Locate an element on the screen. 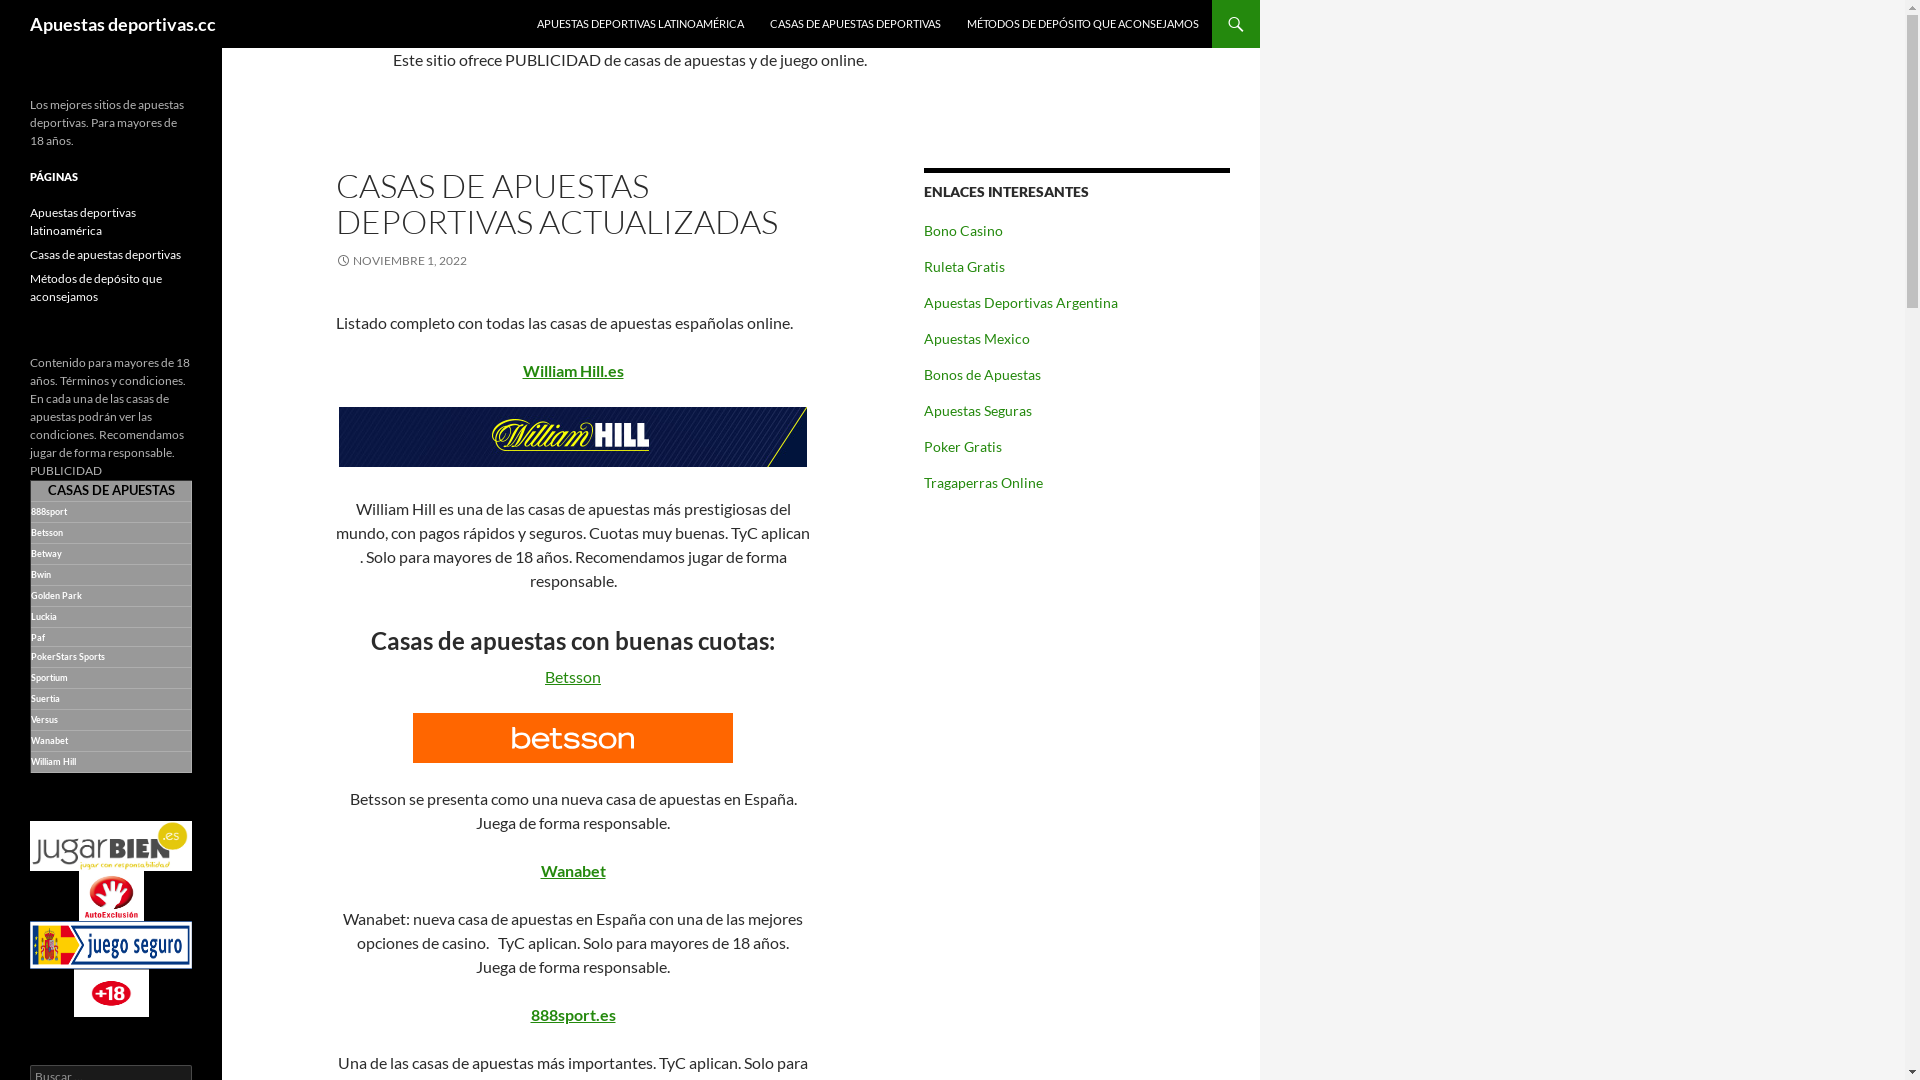  'Golden Park' is located at coordinates (30, 594).